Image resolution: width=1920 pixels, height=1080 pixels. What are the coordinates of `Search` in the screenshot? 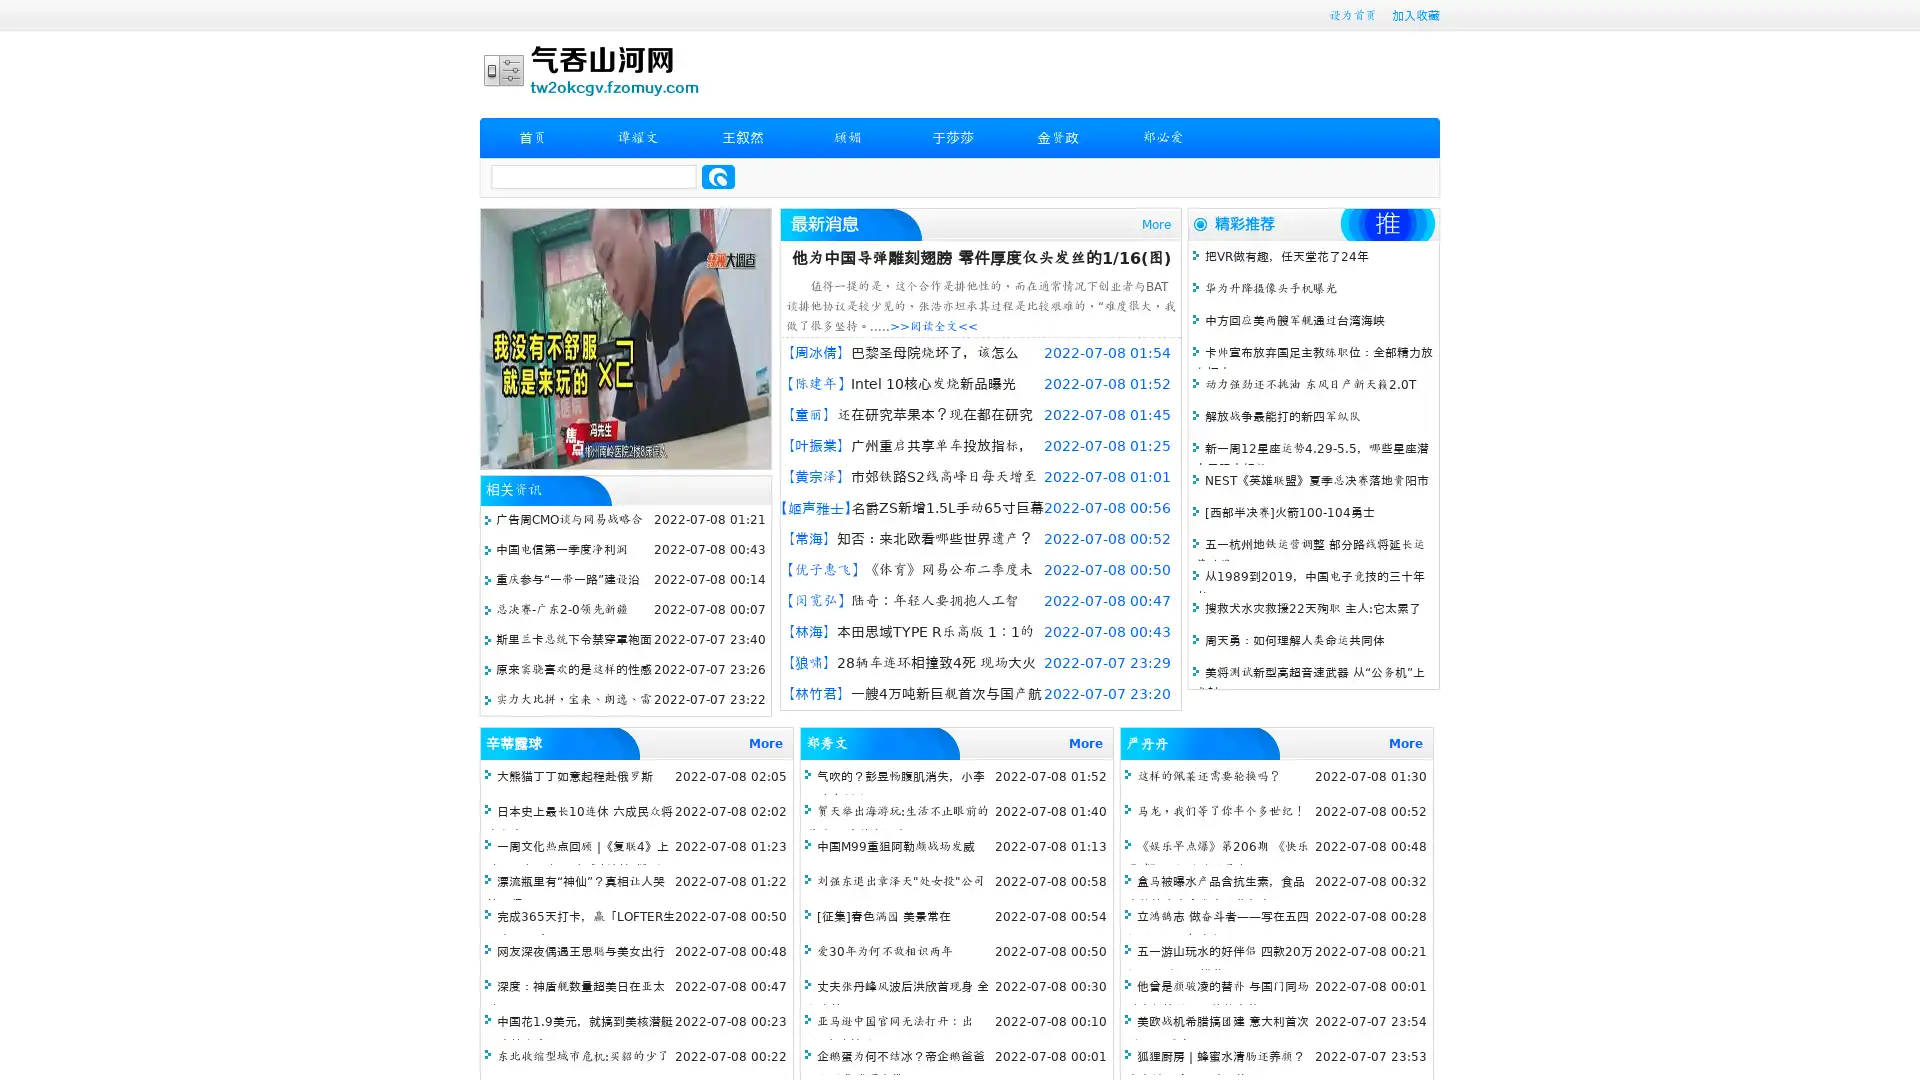 It's located at (718, 176).